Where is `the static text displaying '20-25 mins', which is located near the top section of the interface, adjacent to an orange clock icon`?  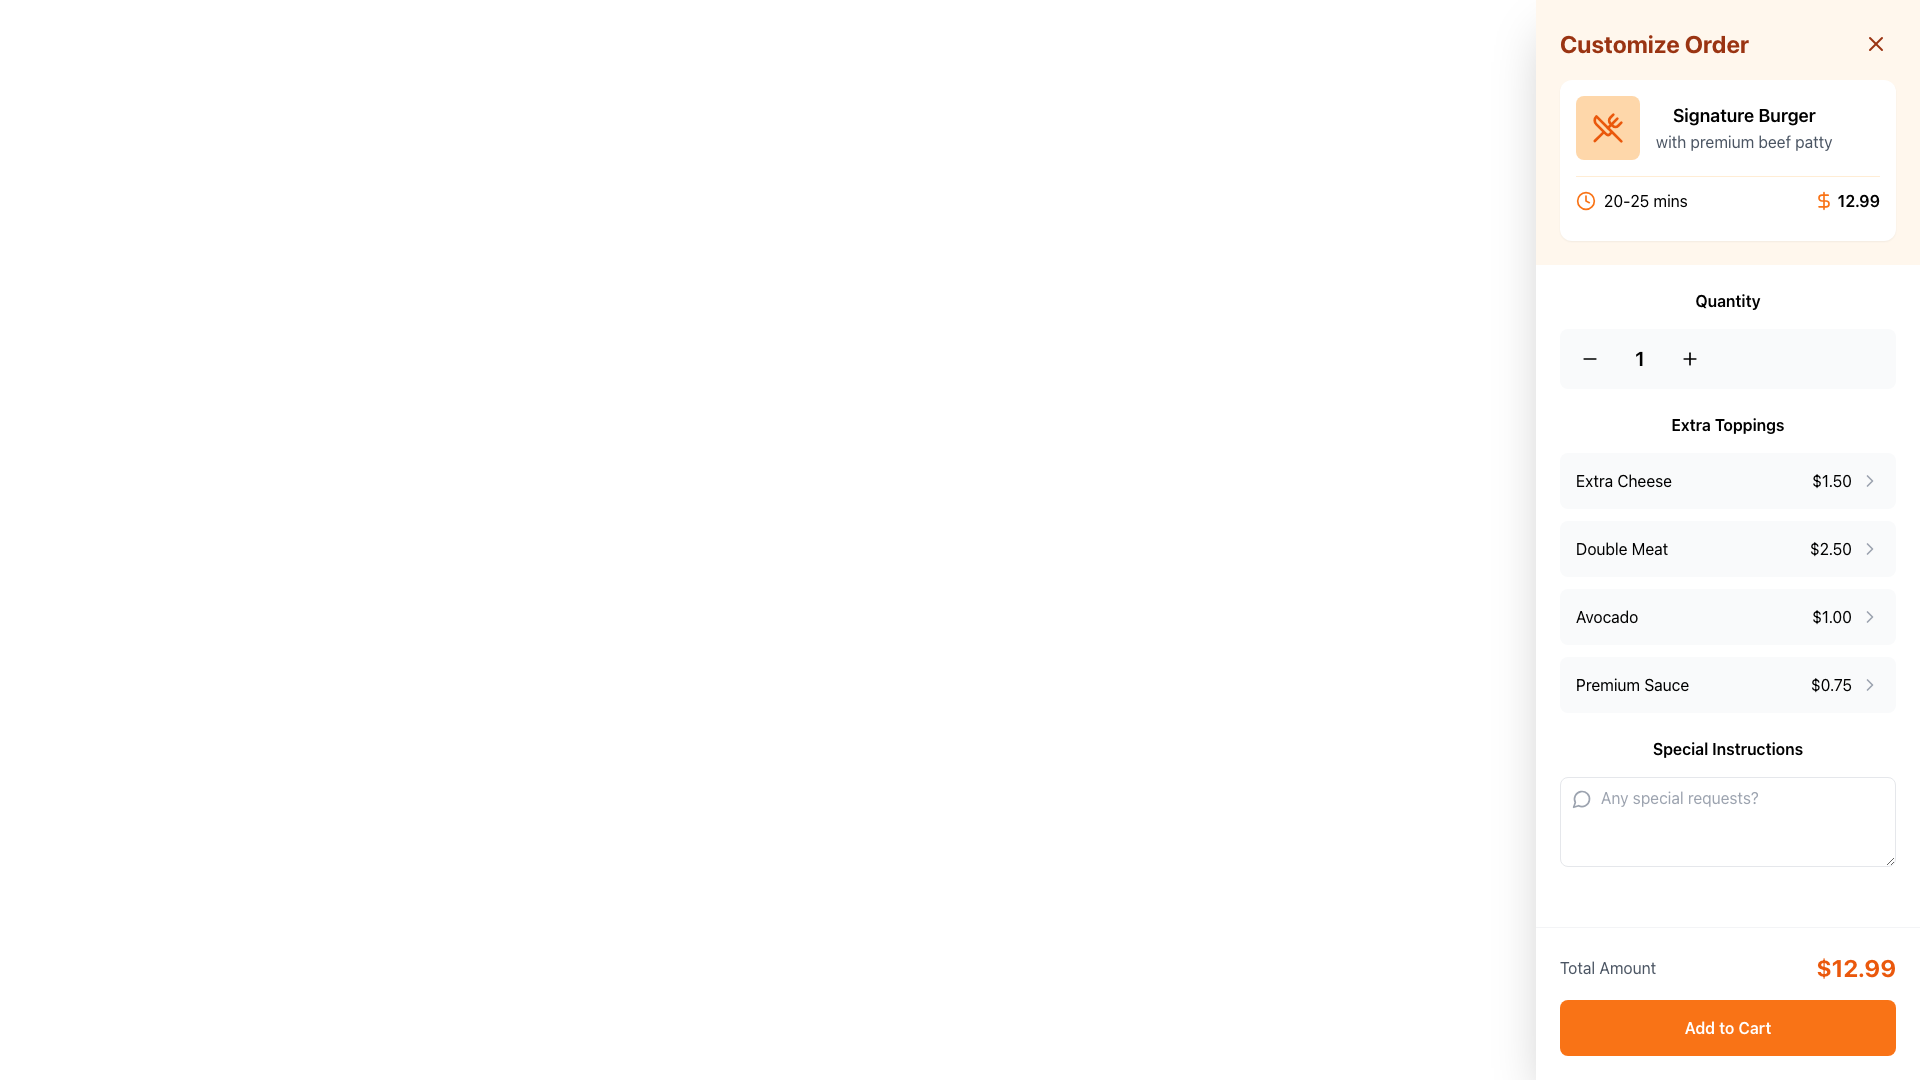
the static text displaying '20-25 mins', which is located near the top section of the interface, adjacent to an orange clock icon is located at coordinates (1645, 200).